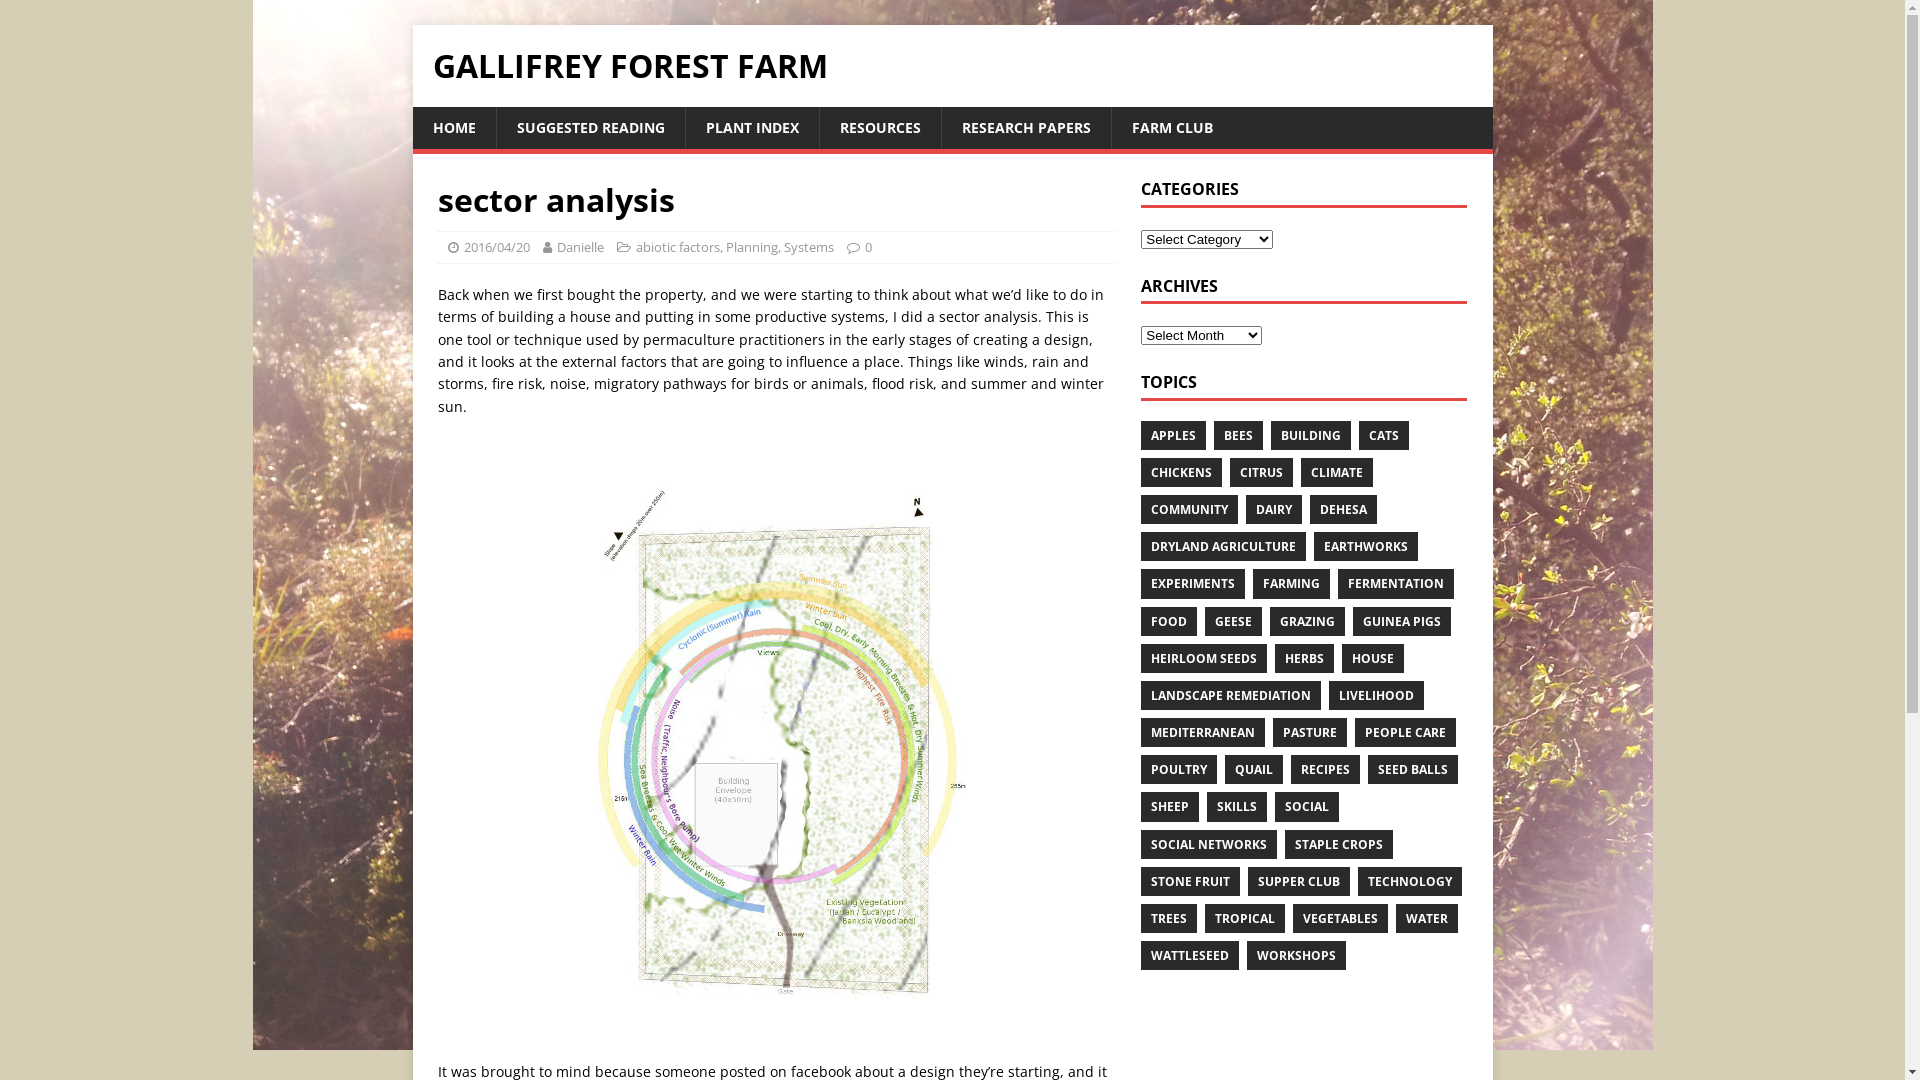 The width and height of the screenshot is (1920, 1080). What do you see at coordinates (1299, 880) in the screenshot?
I see `'SUPPER CLUB'` at bounding box center [1299, 880].